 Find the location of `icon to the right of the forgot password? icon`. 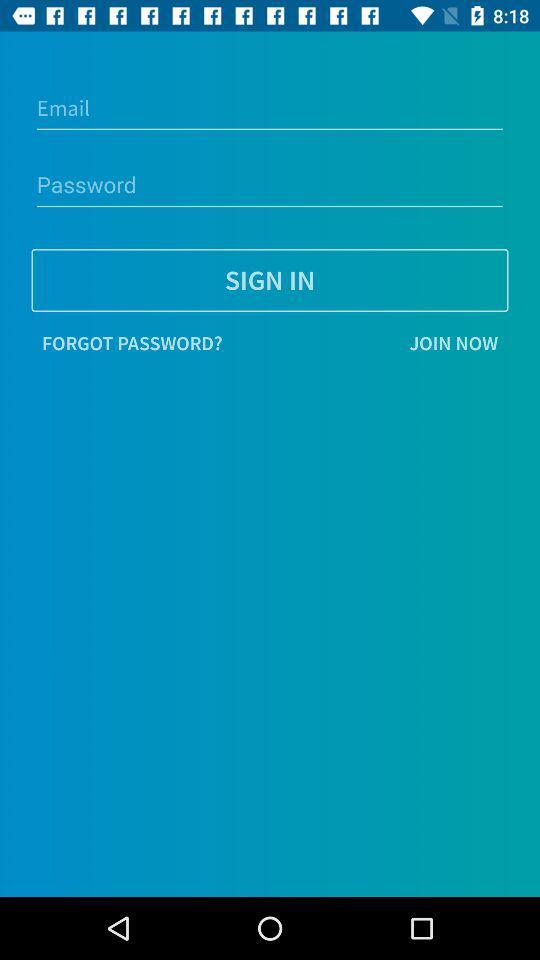

icon to the right of the forgot password? icon is located at coordinates (369, 343).